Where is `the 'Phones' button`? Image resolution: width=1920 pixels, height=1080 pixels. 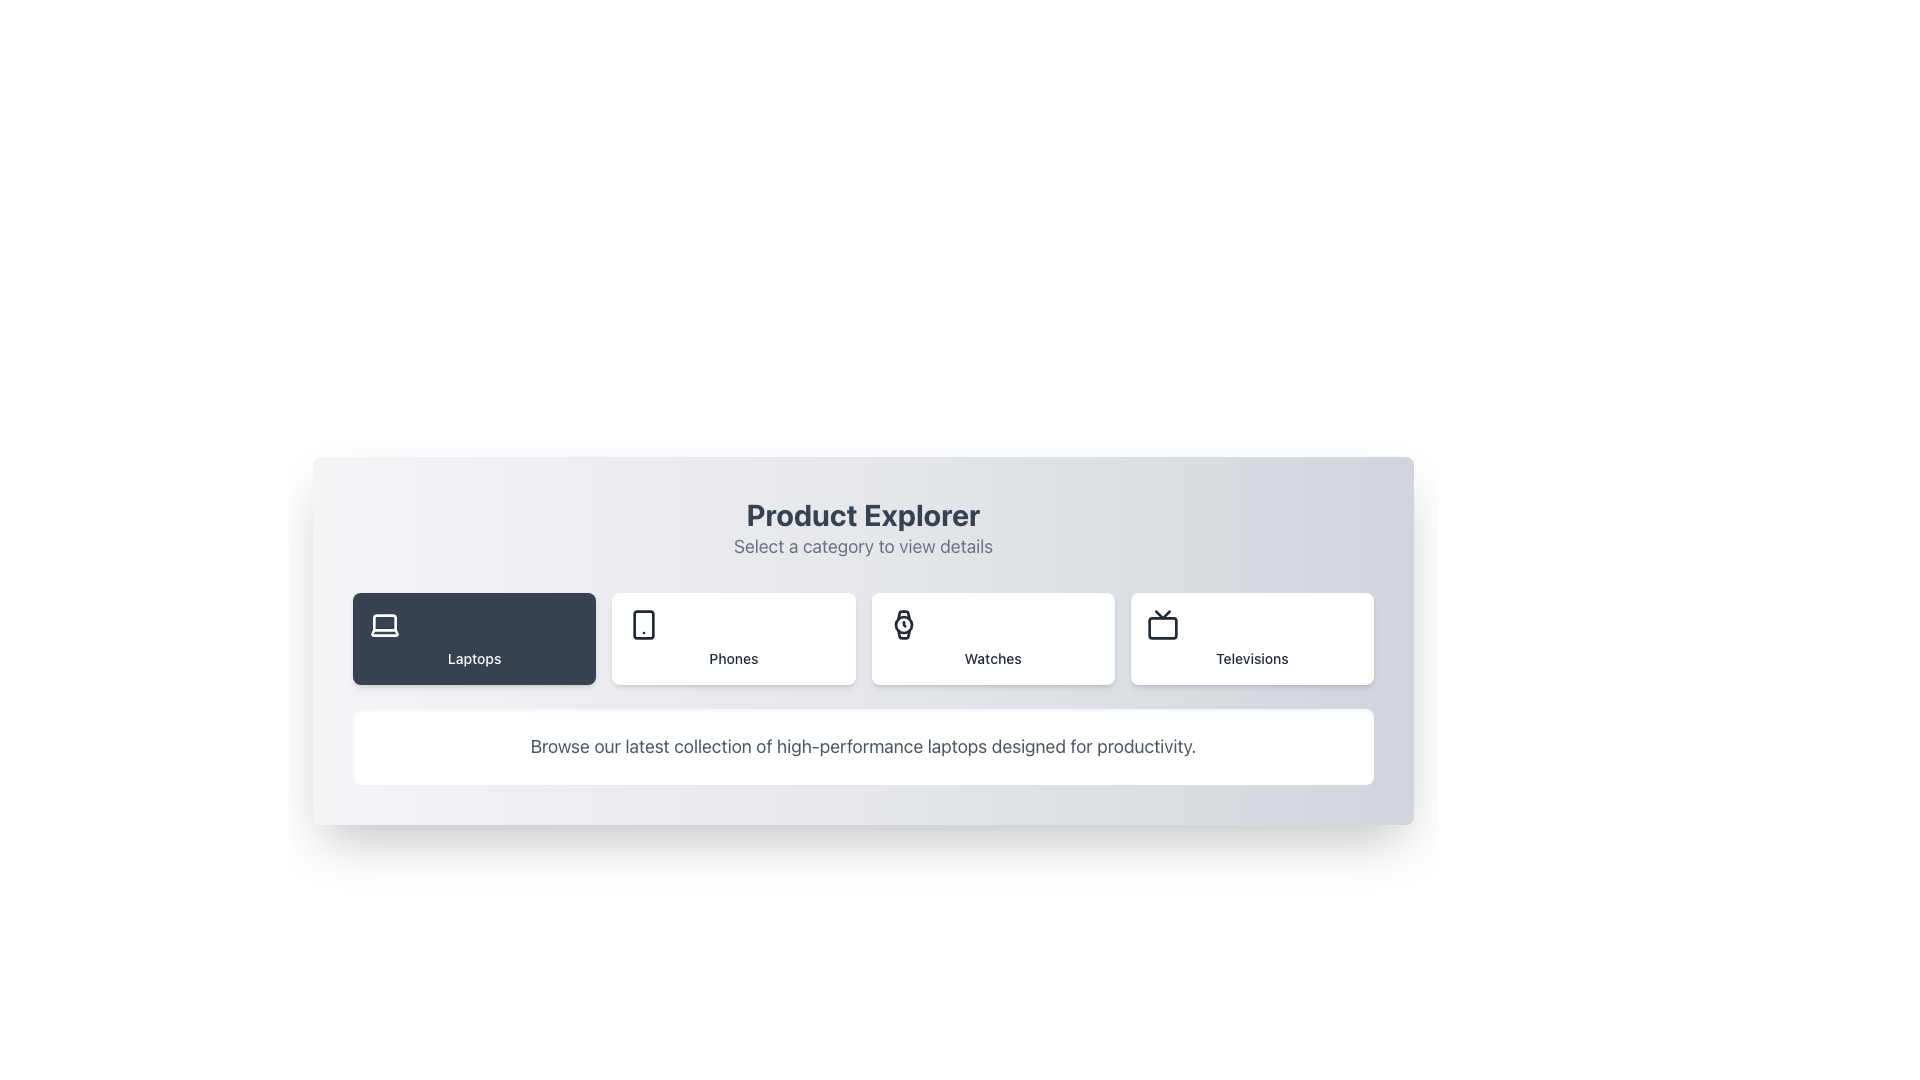 the 'Phones' button is located at coordinates (732, 639).